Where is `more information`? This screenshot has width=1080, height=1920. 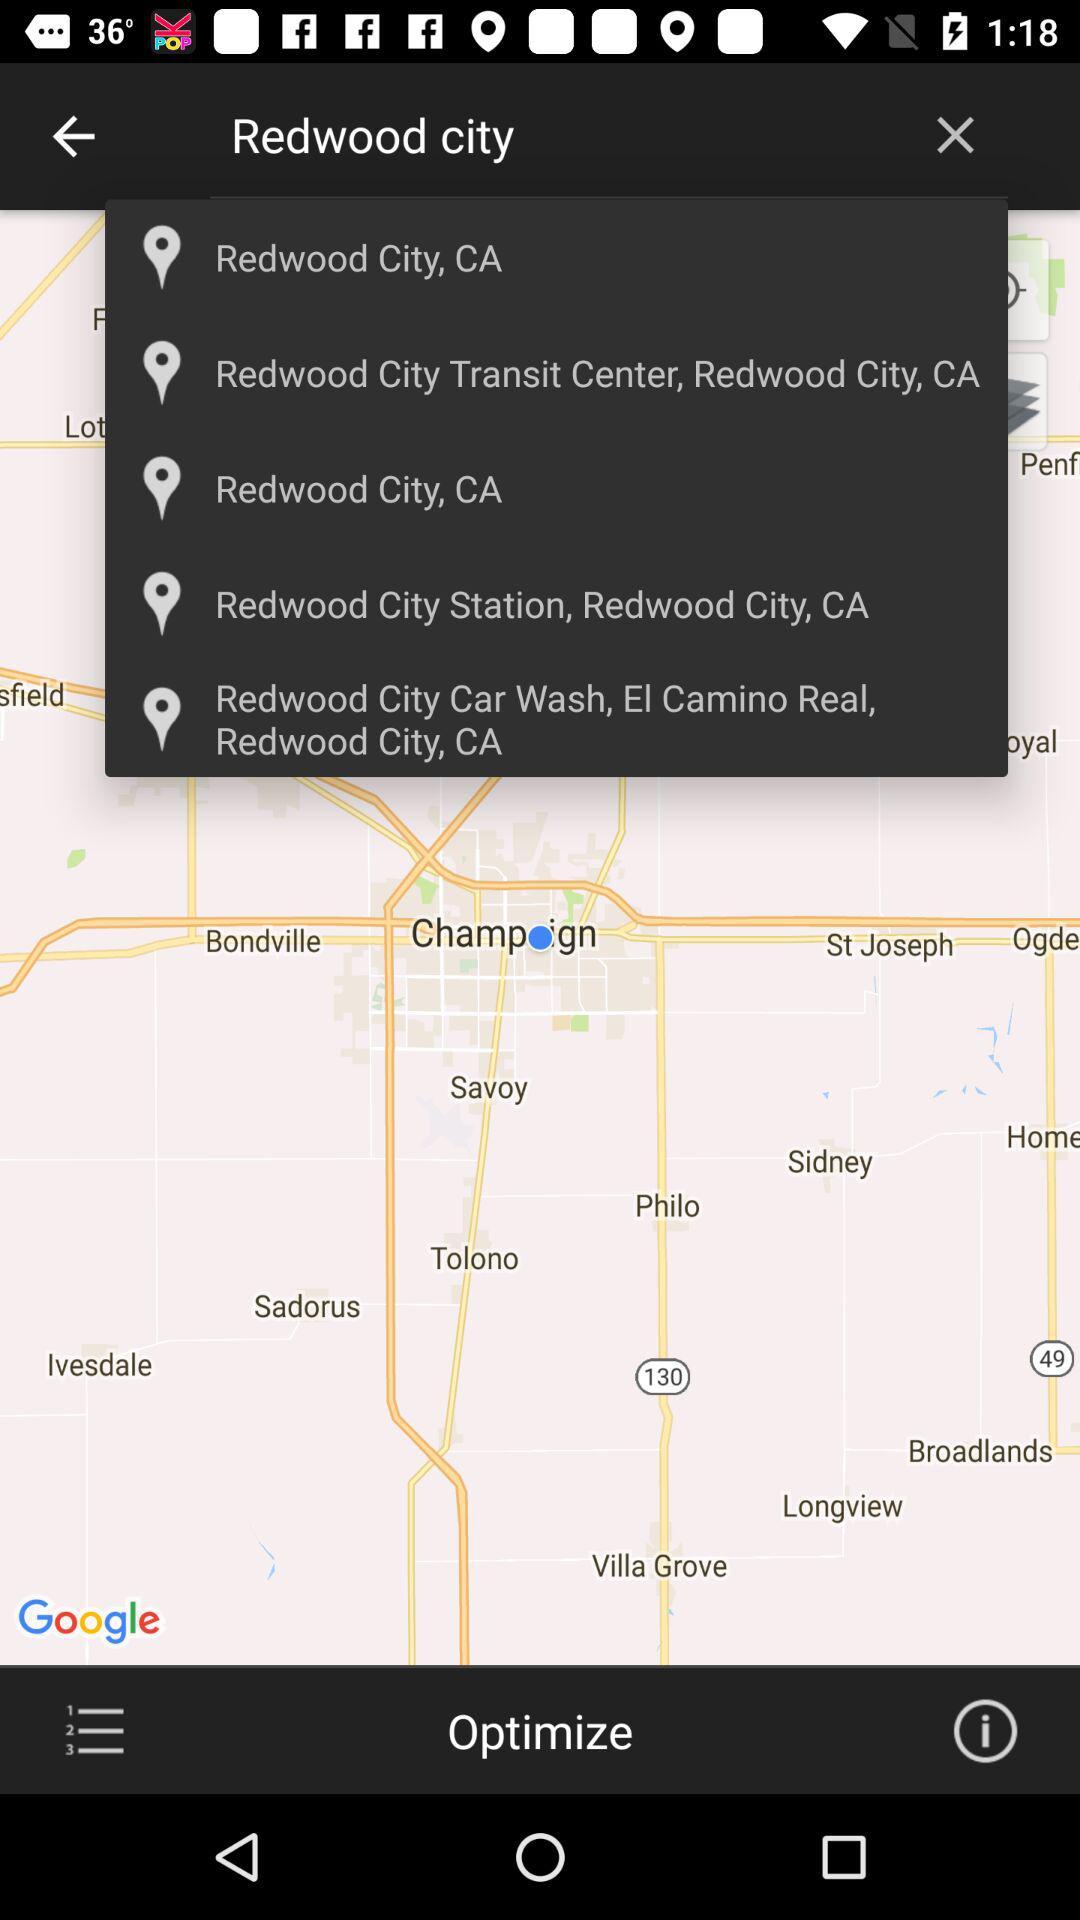 more information is located at coordinates (984, 1730).